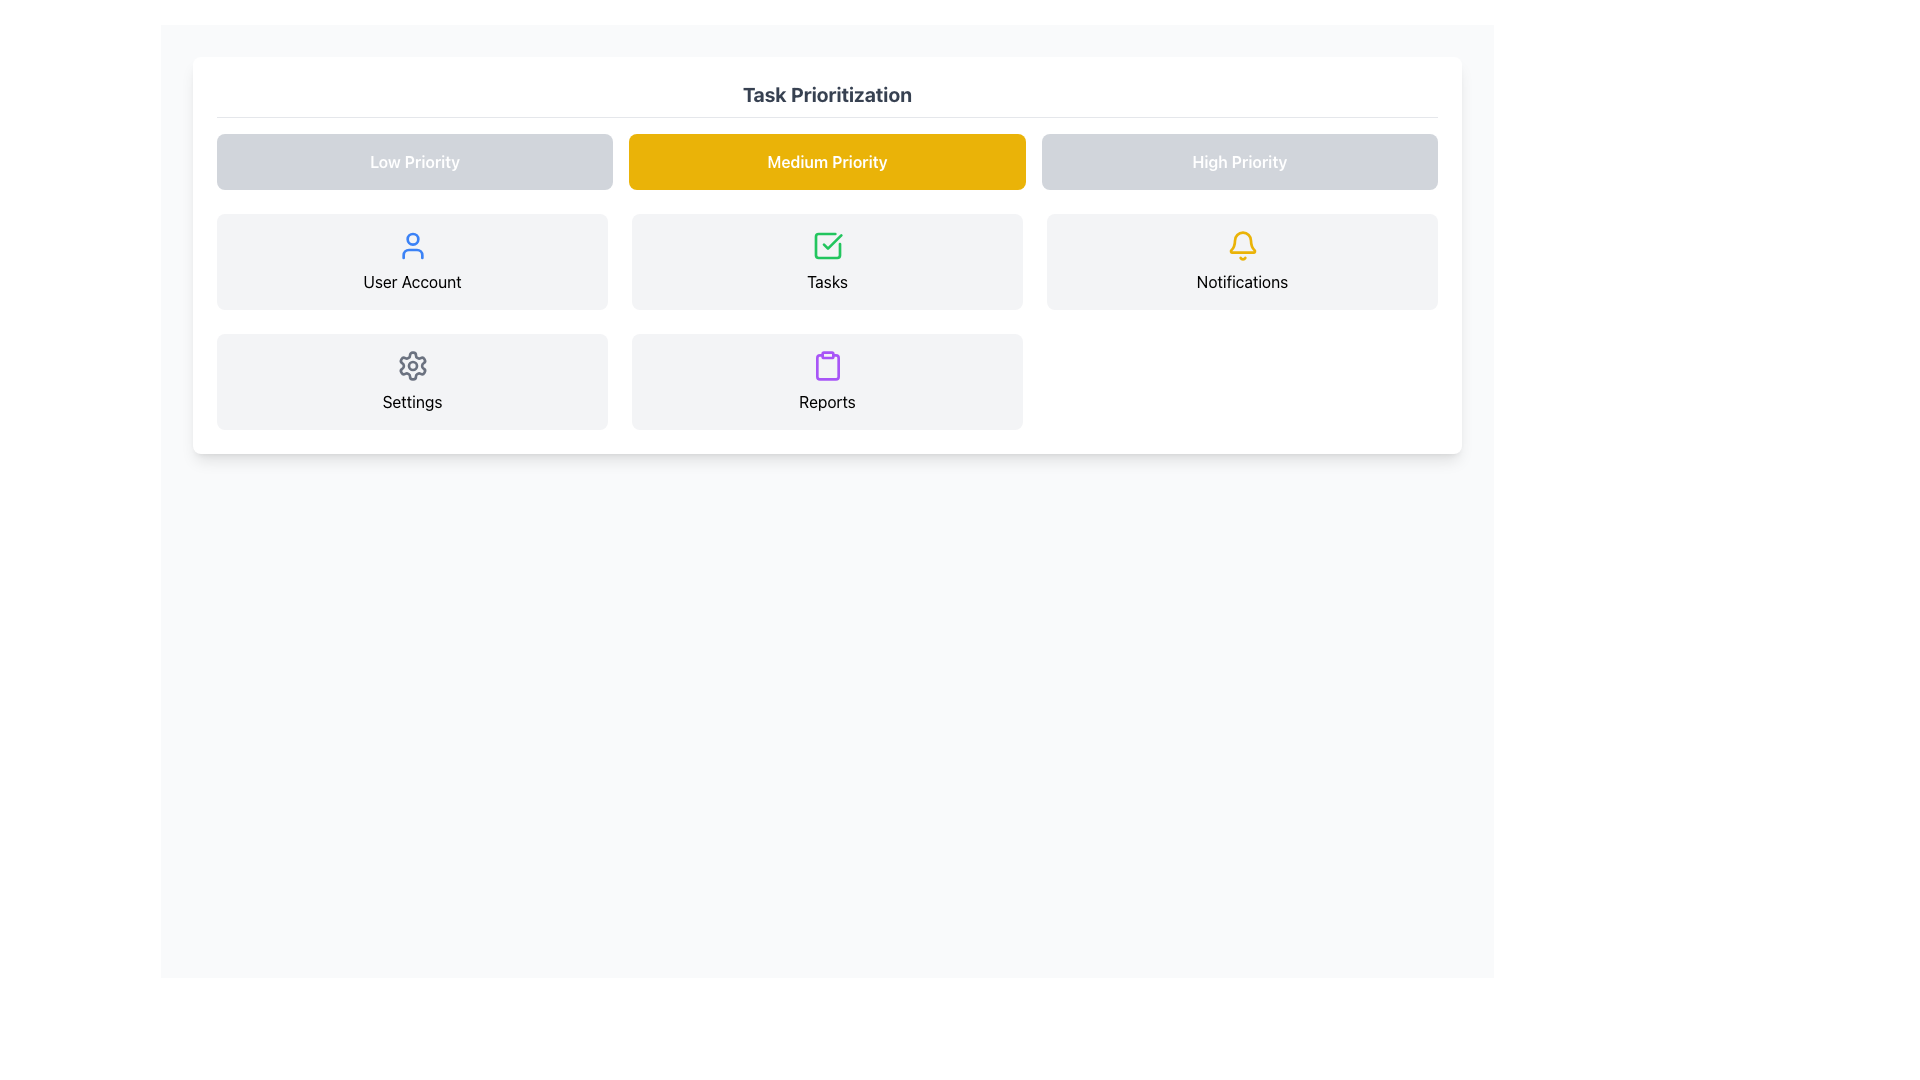 Image resolution: width=1920 pixels, height=1080 pixels. I want to click on the gear-shaped icon in the lower-left quadrant of the interface, so click(411, 366).